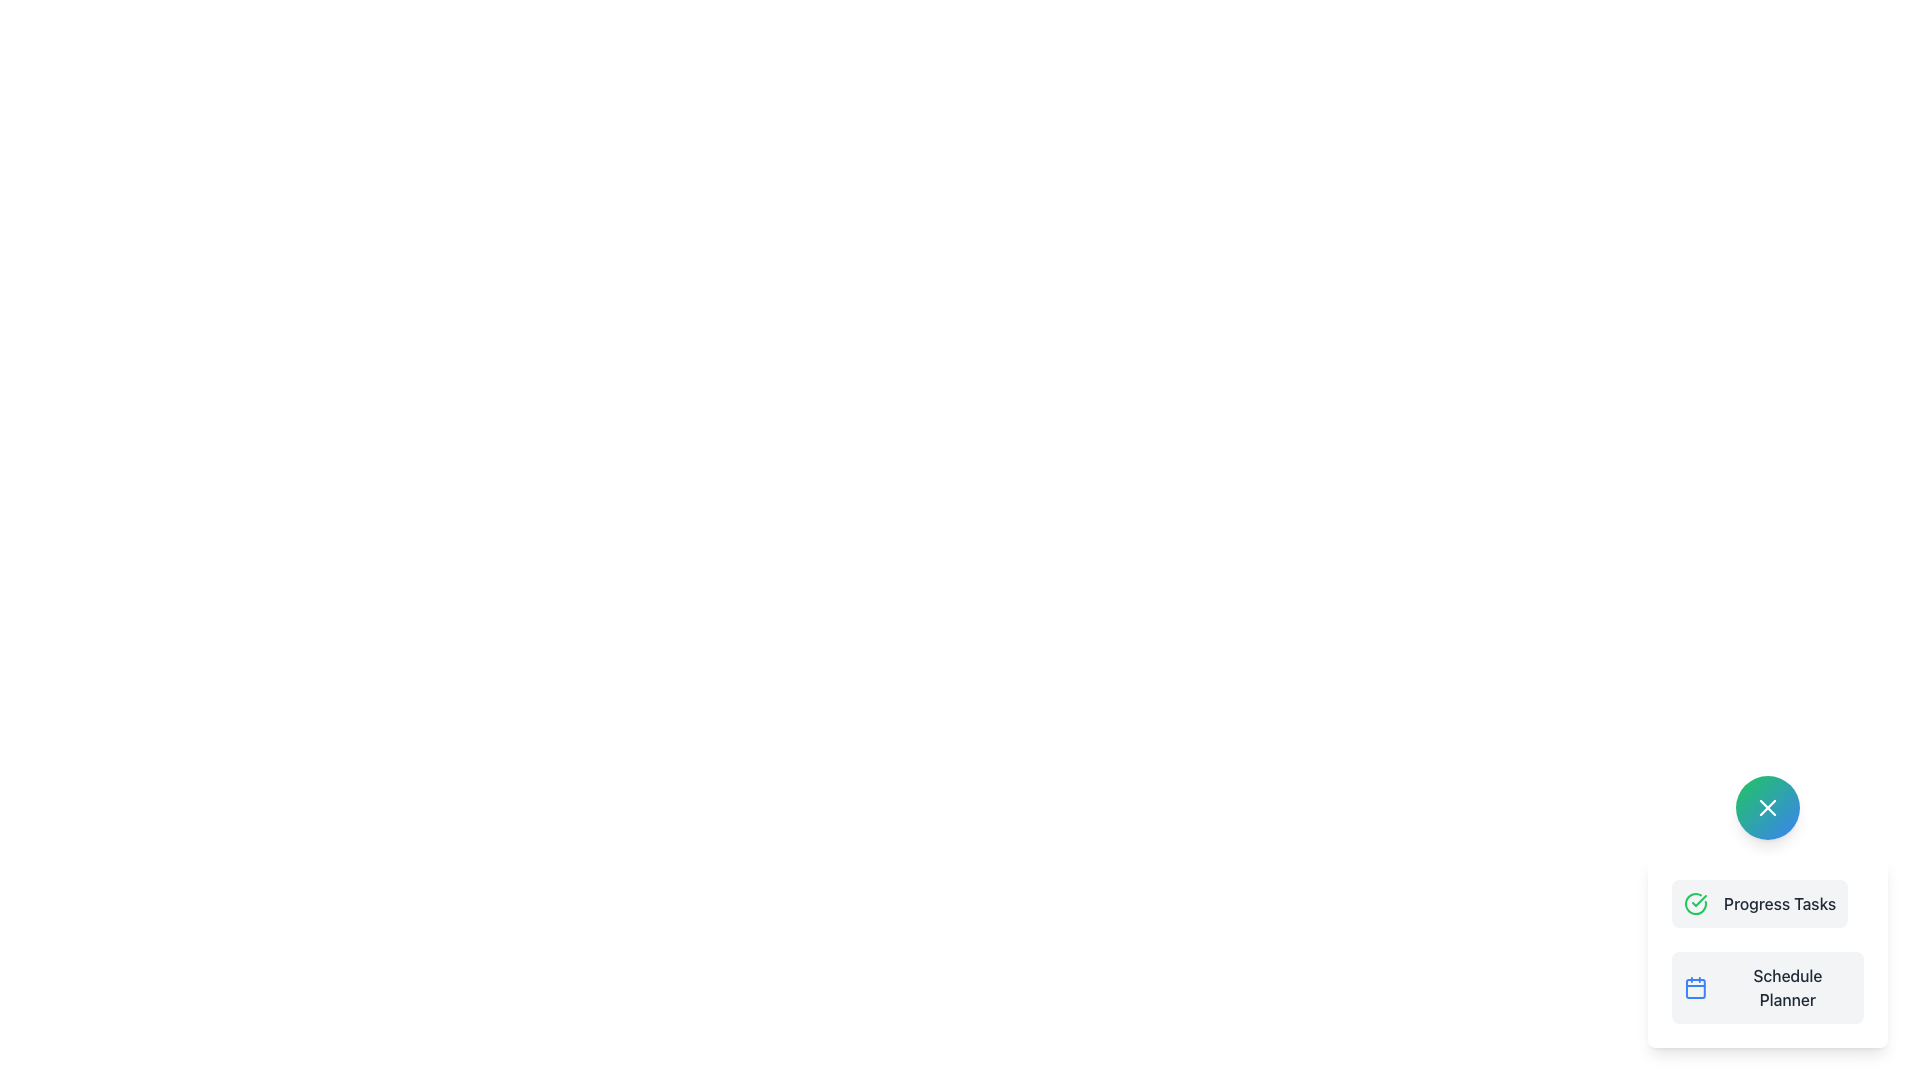  Describe the element at coordinates (1767, 806) in the screenshot. I see `the close or dismiss button icon located at the center of the circular button near the bottom-right area of the interface` at that location.